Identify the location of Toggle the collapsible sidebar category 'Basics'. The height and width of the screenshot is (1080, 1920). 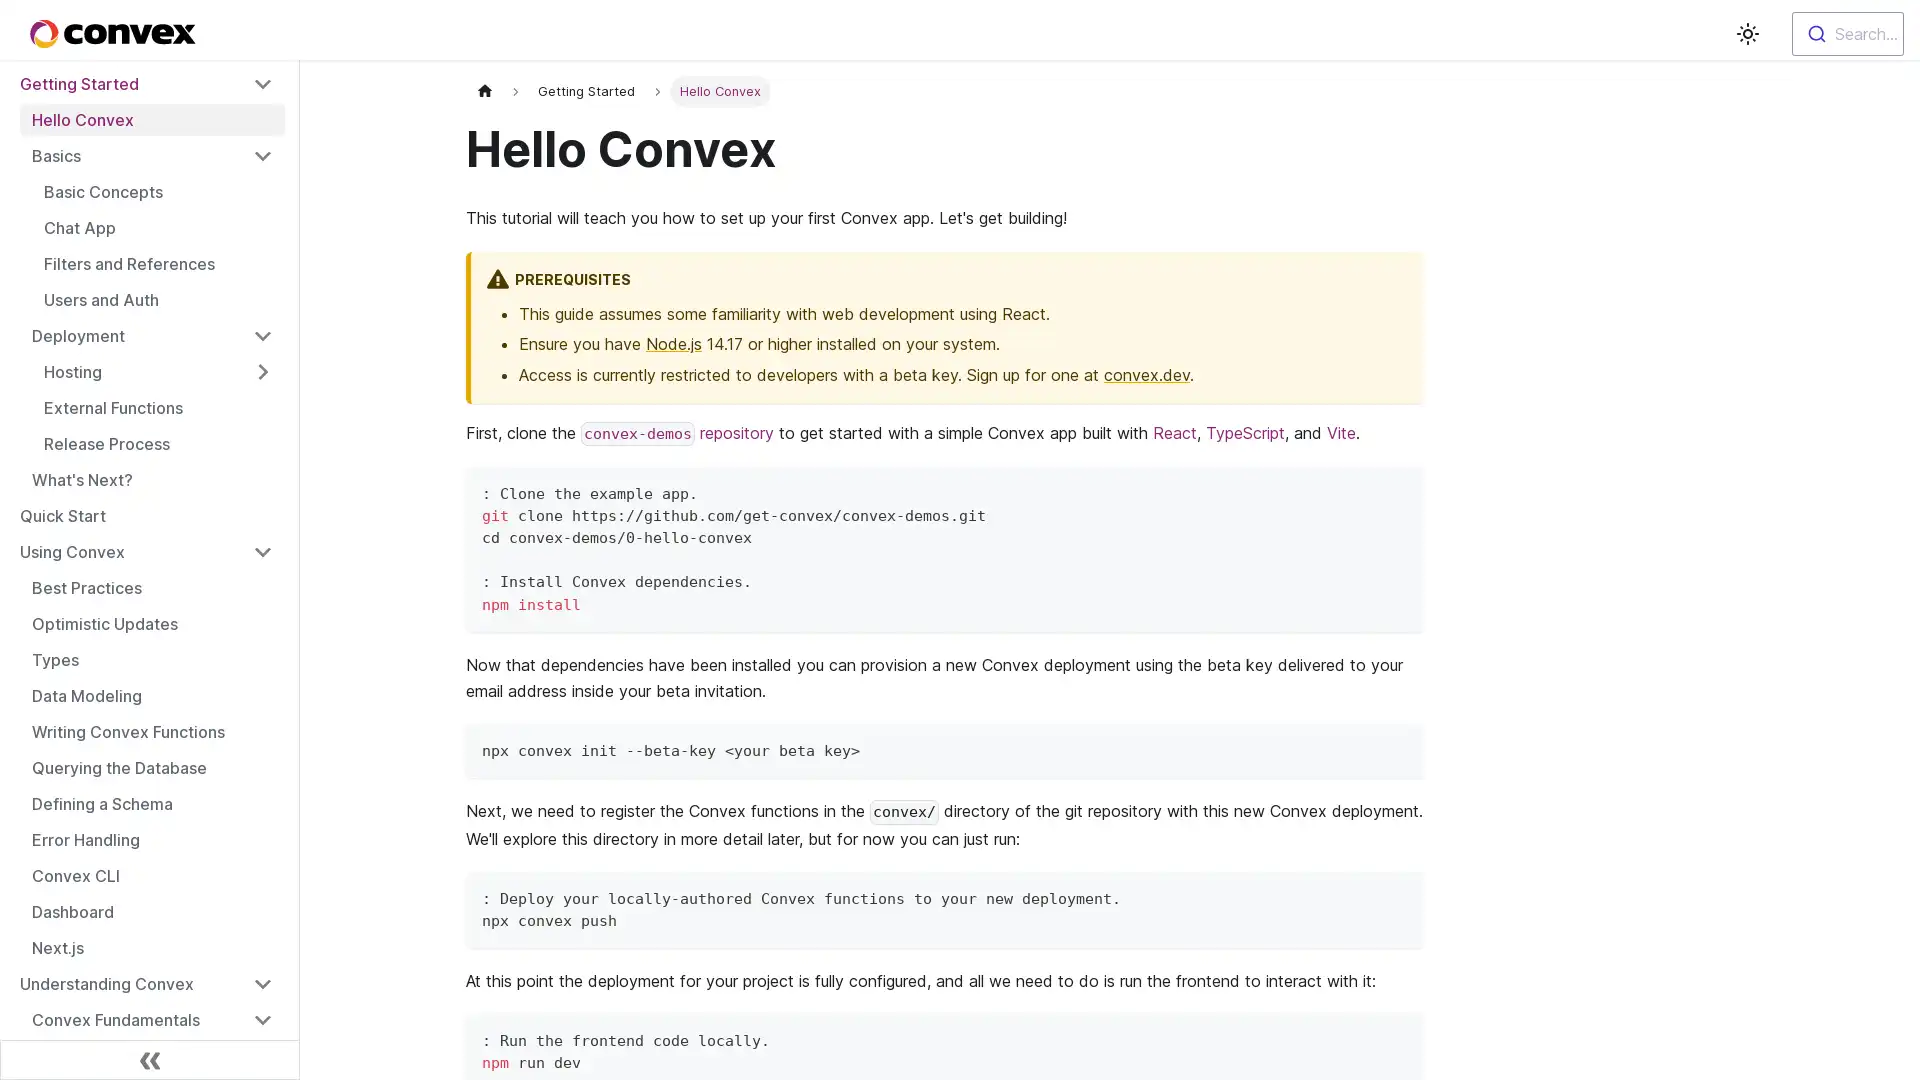
(262, 154).